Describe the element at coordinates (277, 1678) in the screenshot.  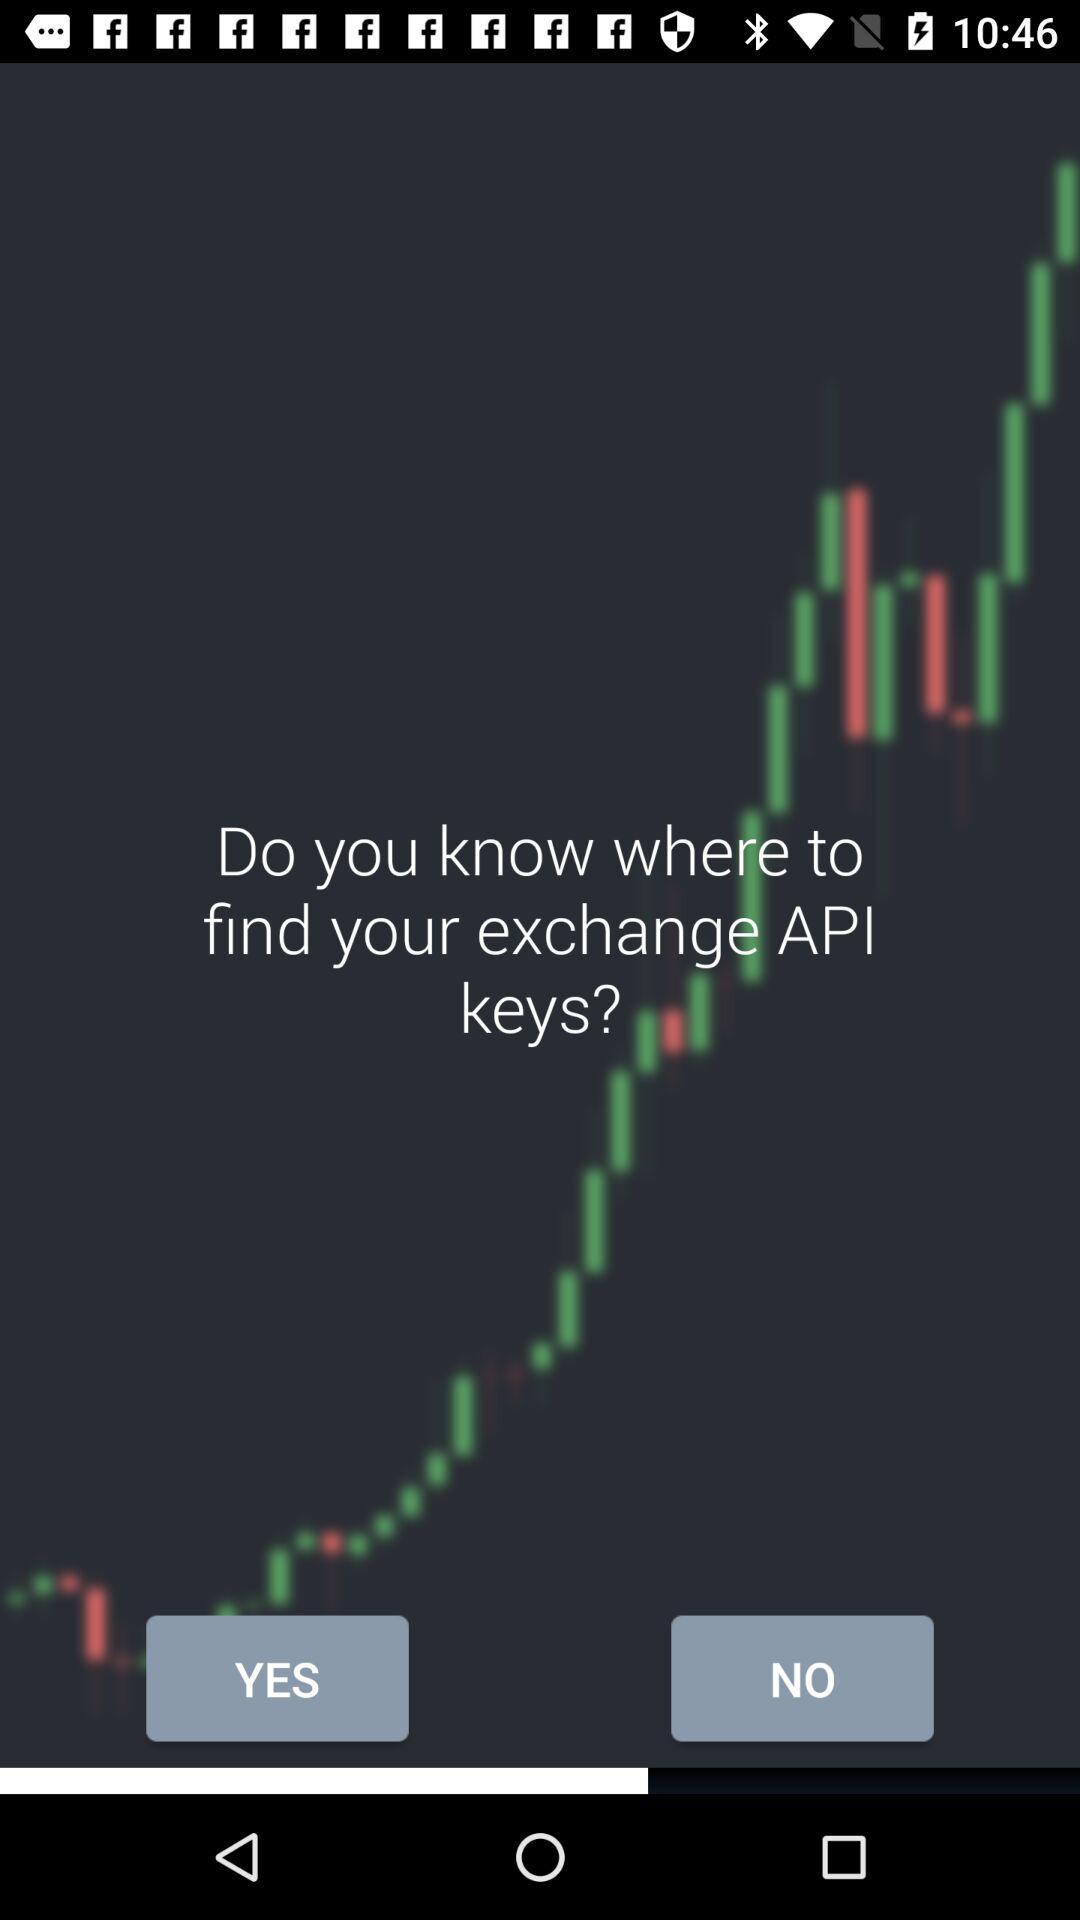
I see `icon to the left of no item` at that location.